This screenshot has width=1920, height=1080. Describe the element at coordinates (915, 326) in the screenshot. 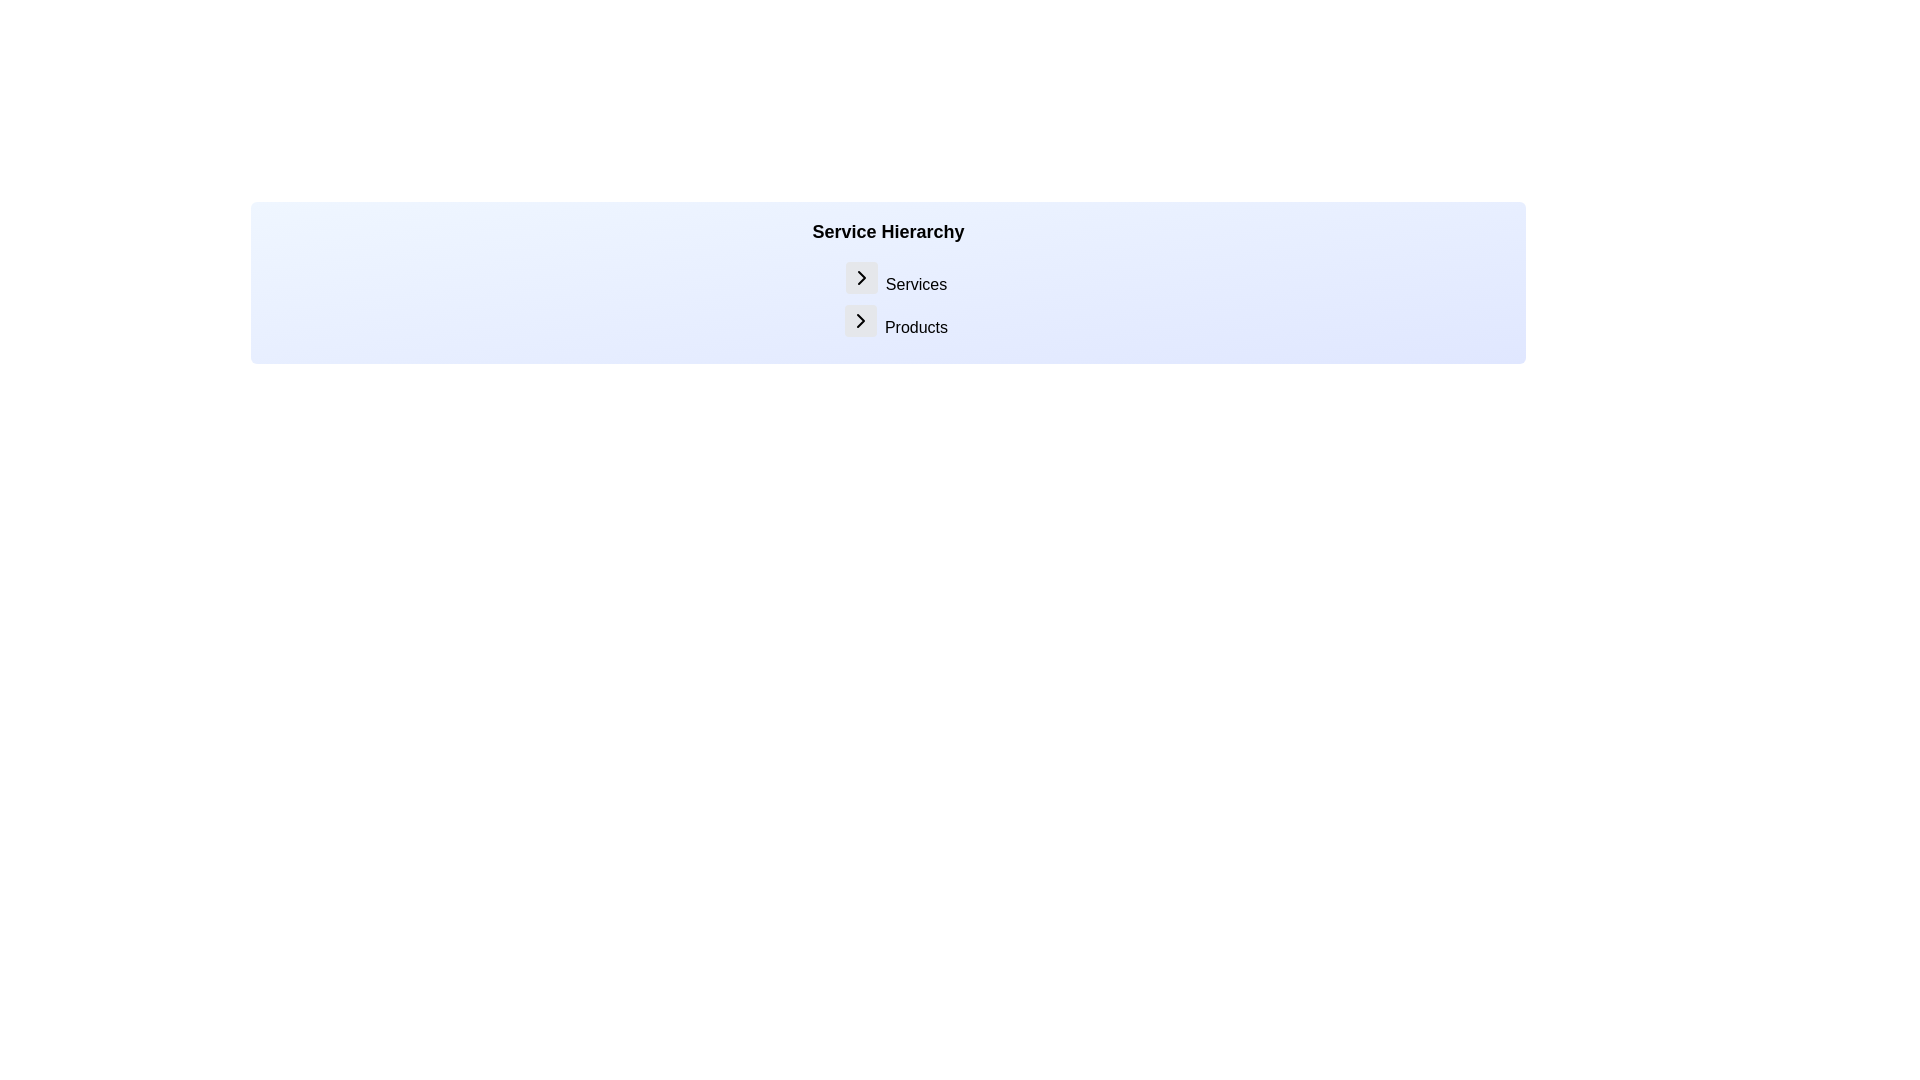

I see `the 'Products' text label which is the second entry in the vertical list under the header 'Service Hierarchy'` at that location.